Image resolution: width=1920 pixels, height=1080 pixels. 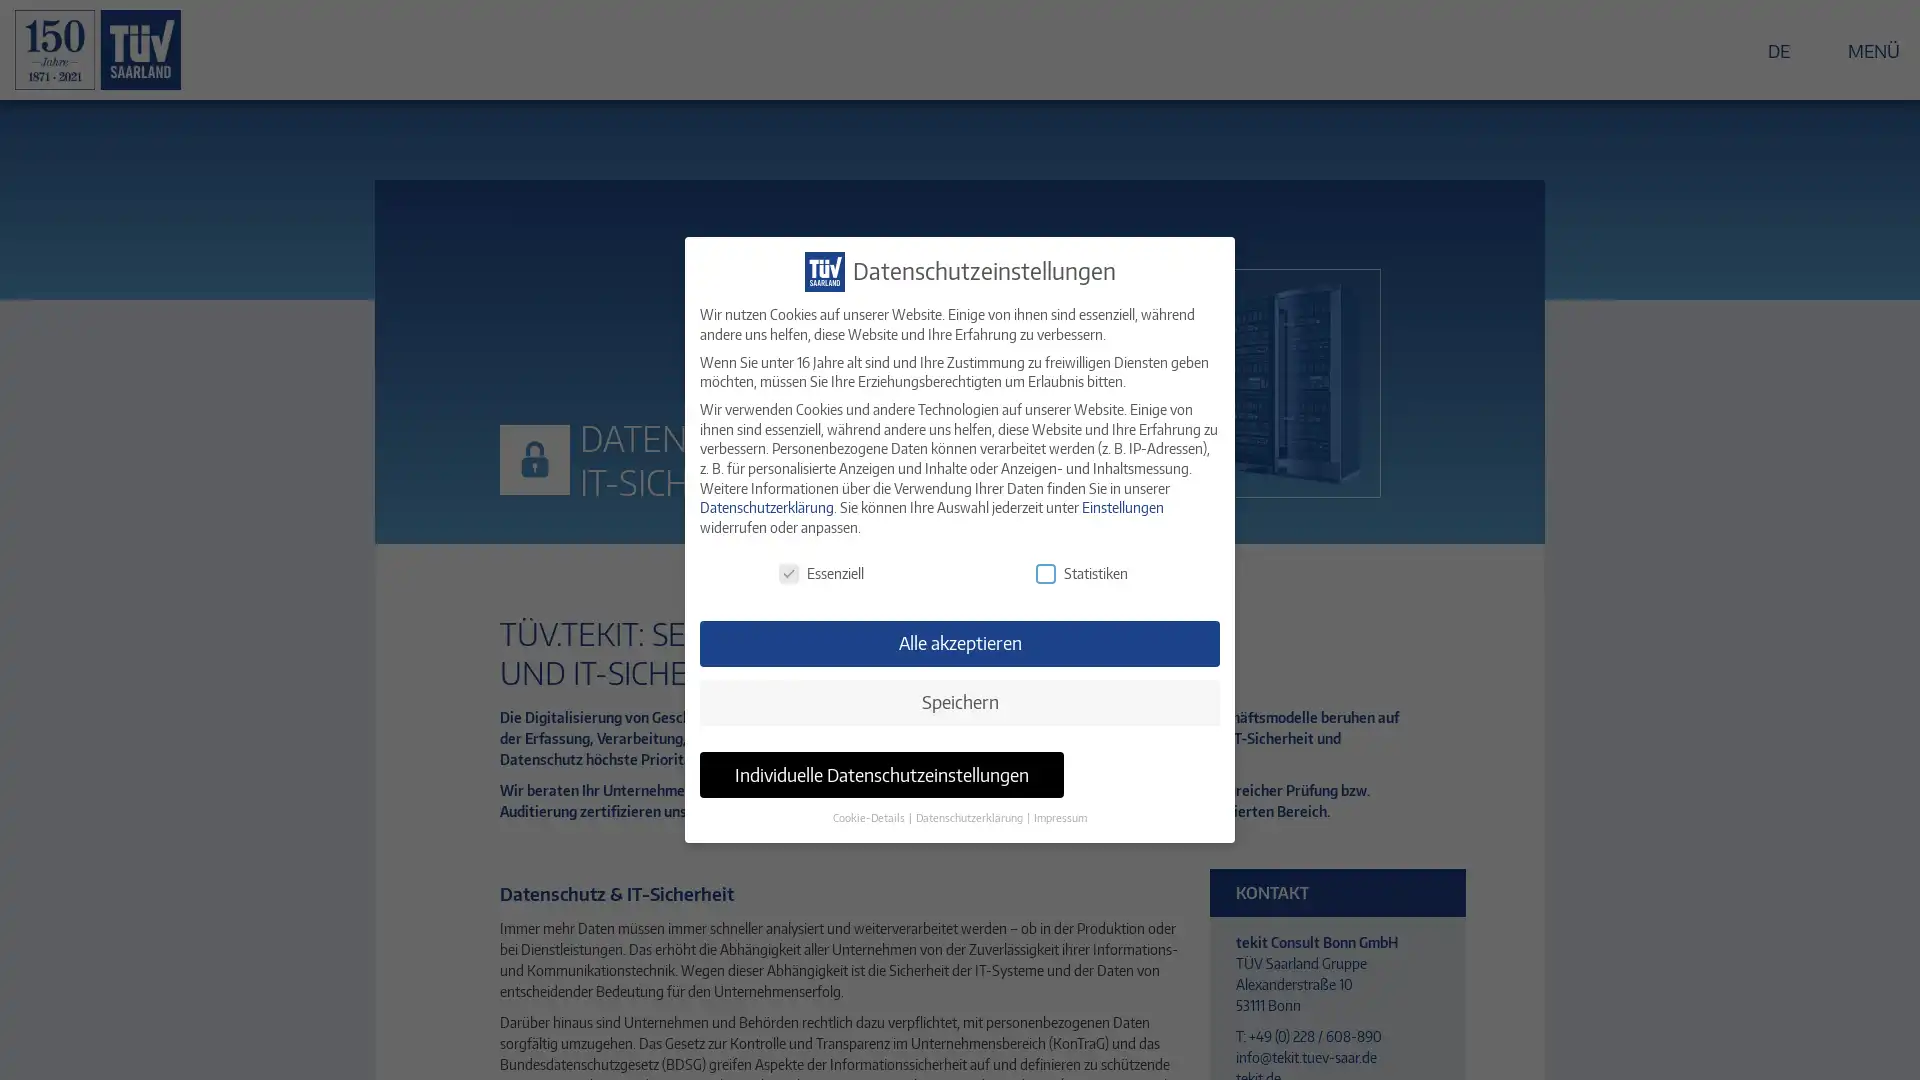 What do you see at coordinates (960, 644) in the screenshot?
I see `Alle akzeptieren` at bounding box center [960, 644].